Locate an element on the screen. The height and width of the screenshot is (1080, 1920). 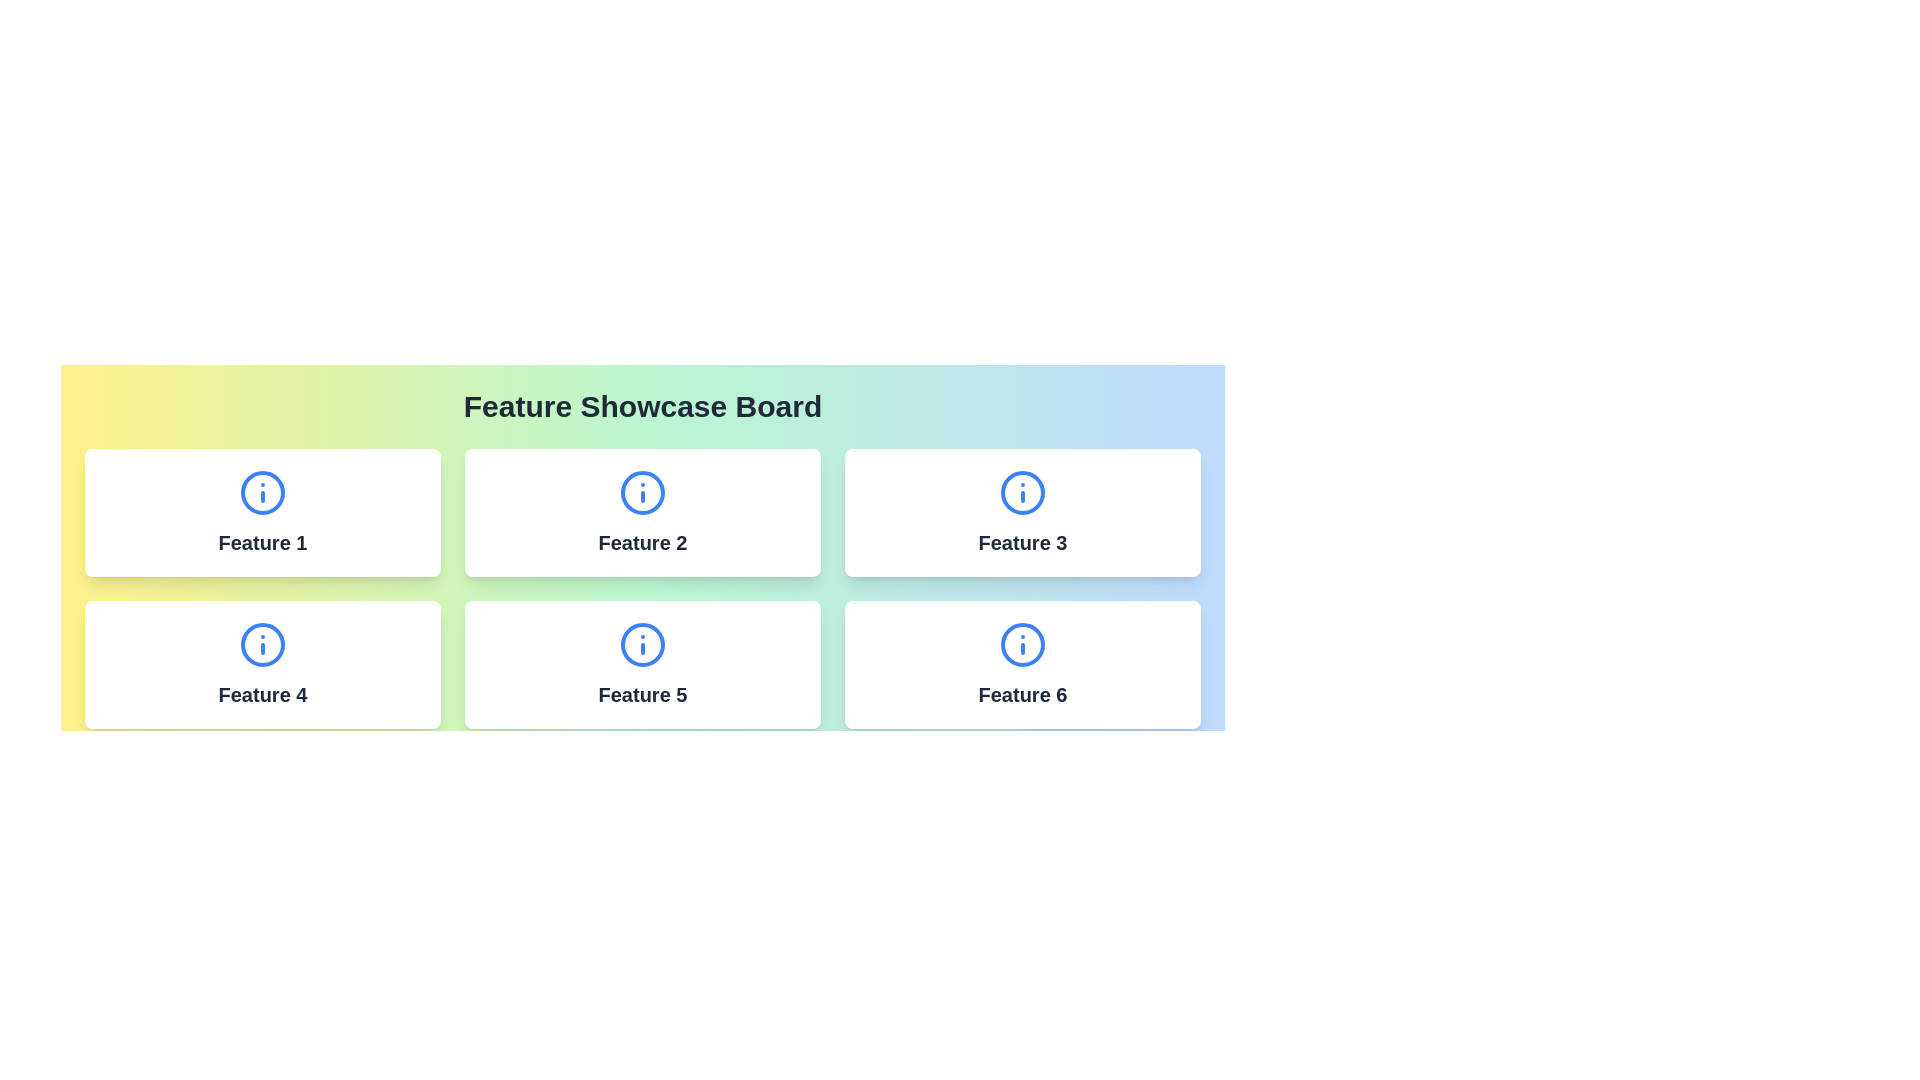
the feature highlight card located in the second row and first column of the grid layout, positioned below the 'Feature 1' card and to the left of the 'Feature 5' card is located at coordinates (262, 664).